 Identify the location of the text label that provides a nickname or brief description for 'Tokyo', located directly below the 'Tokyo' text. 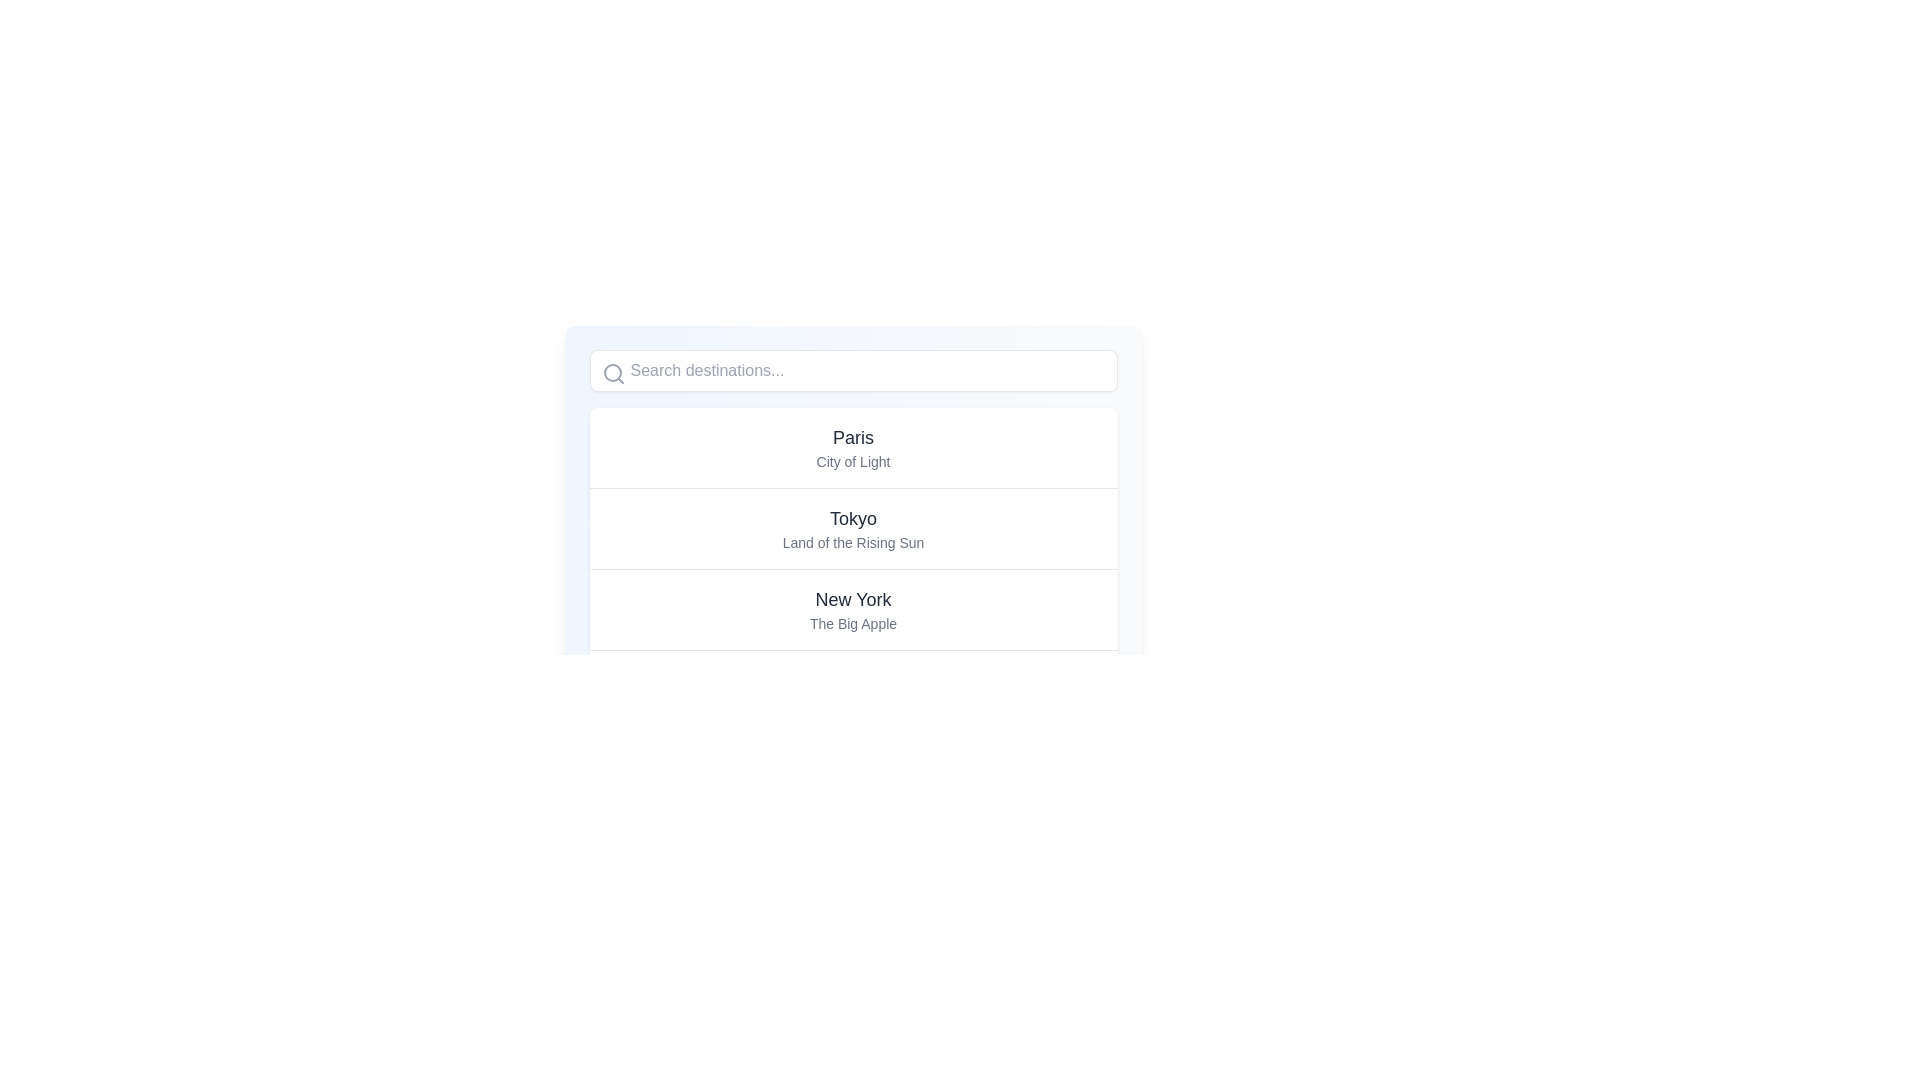
(853, 543).